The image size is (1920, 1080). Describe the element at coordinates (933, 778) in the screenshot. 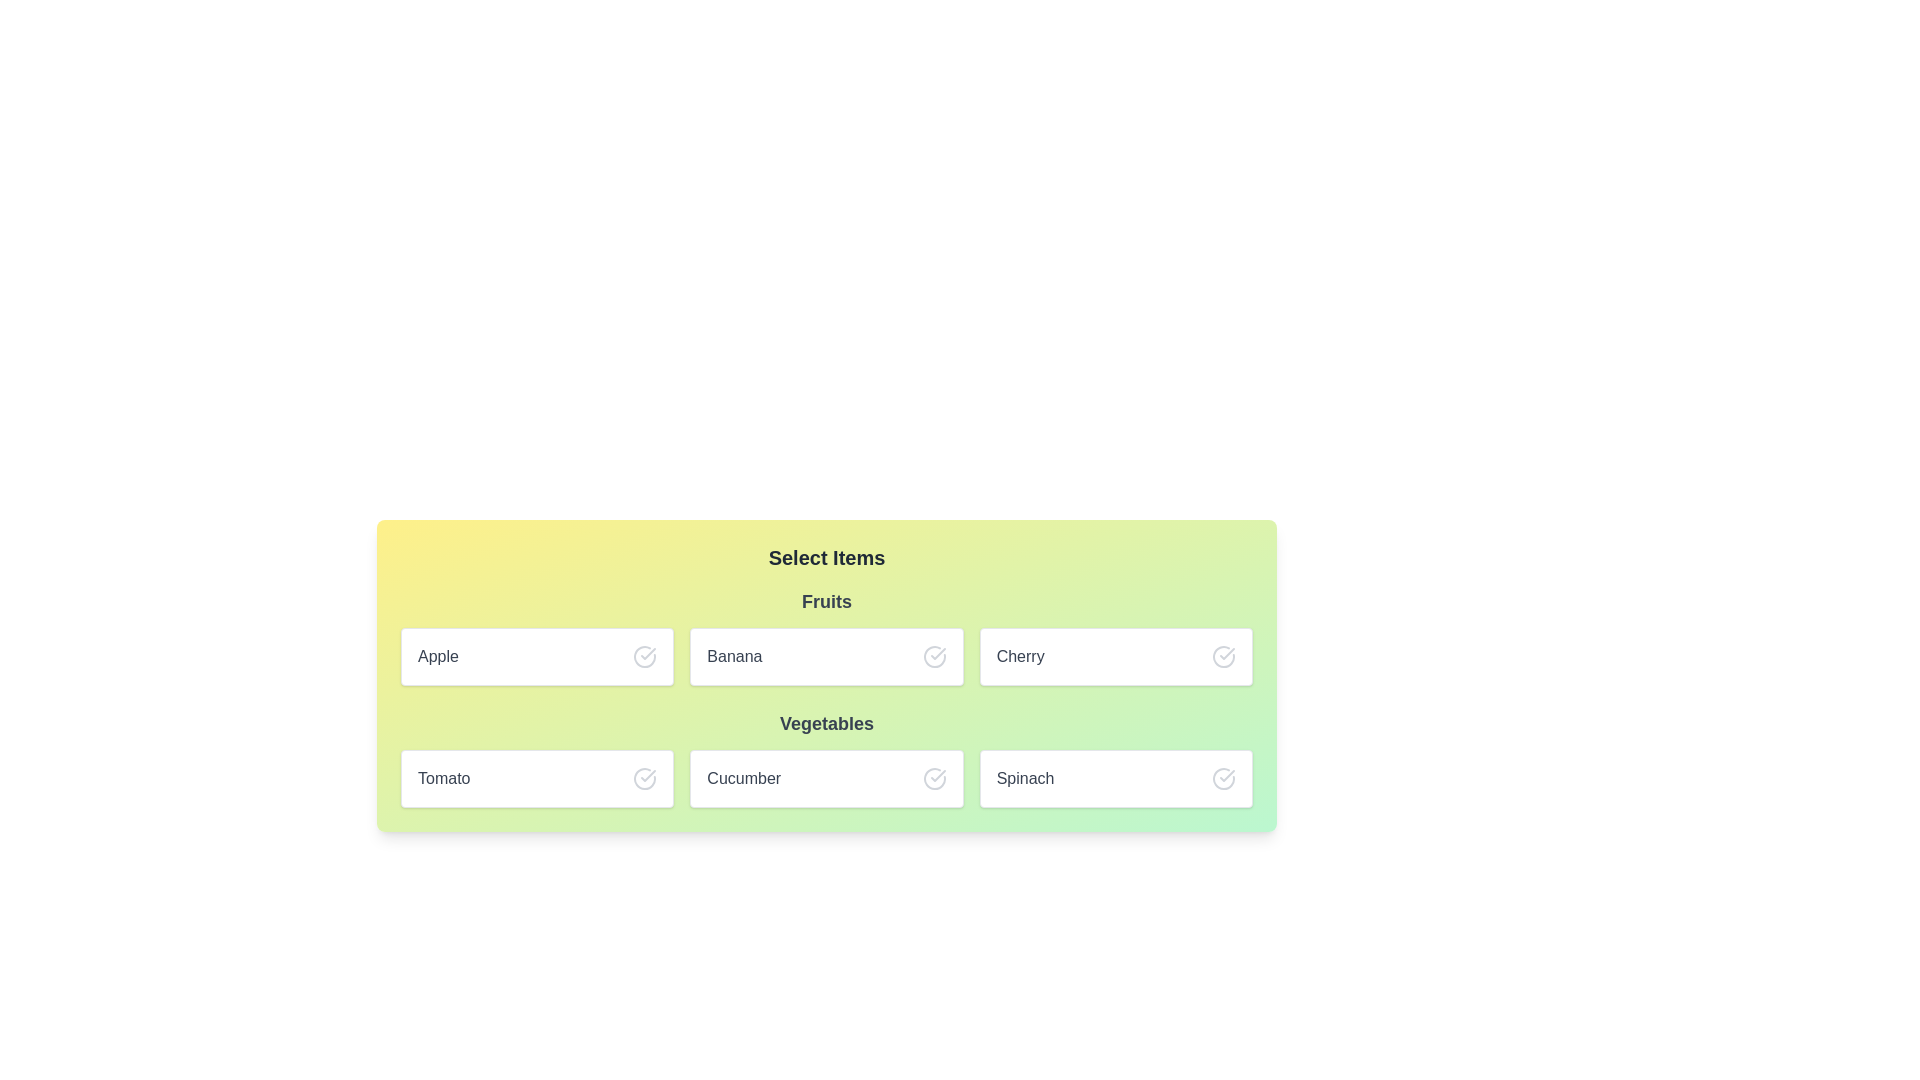

I see `the checkmark symbol within the SVG icon representing 'Cucumber' in the 'Vegetables' section` at that location.